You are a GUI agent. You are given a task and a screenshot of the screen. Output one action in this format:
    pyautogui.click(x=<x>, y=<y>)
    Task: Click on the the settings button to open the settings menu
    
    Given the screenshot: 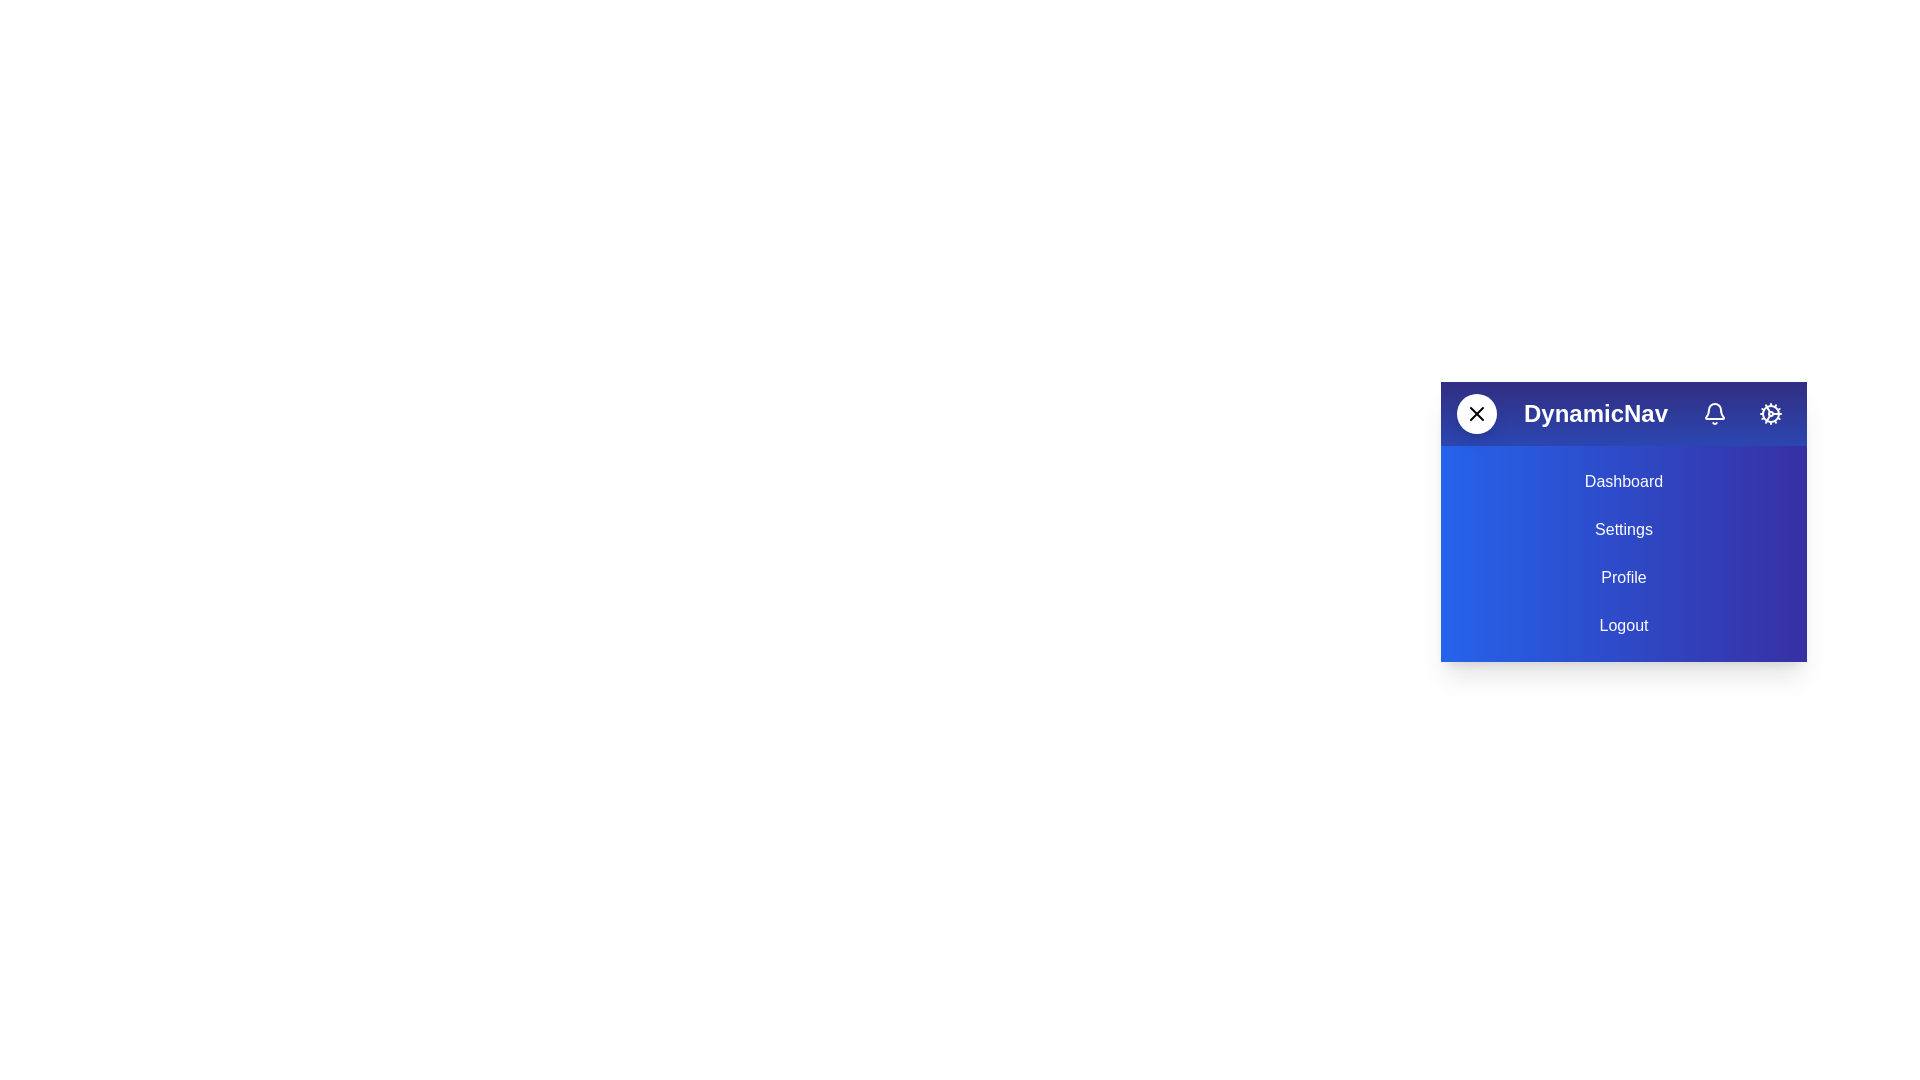 What is the action you would take?
    pyautogui.click(x=1771, y=412)
    